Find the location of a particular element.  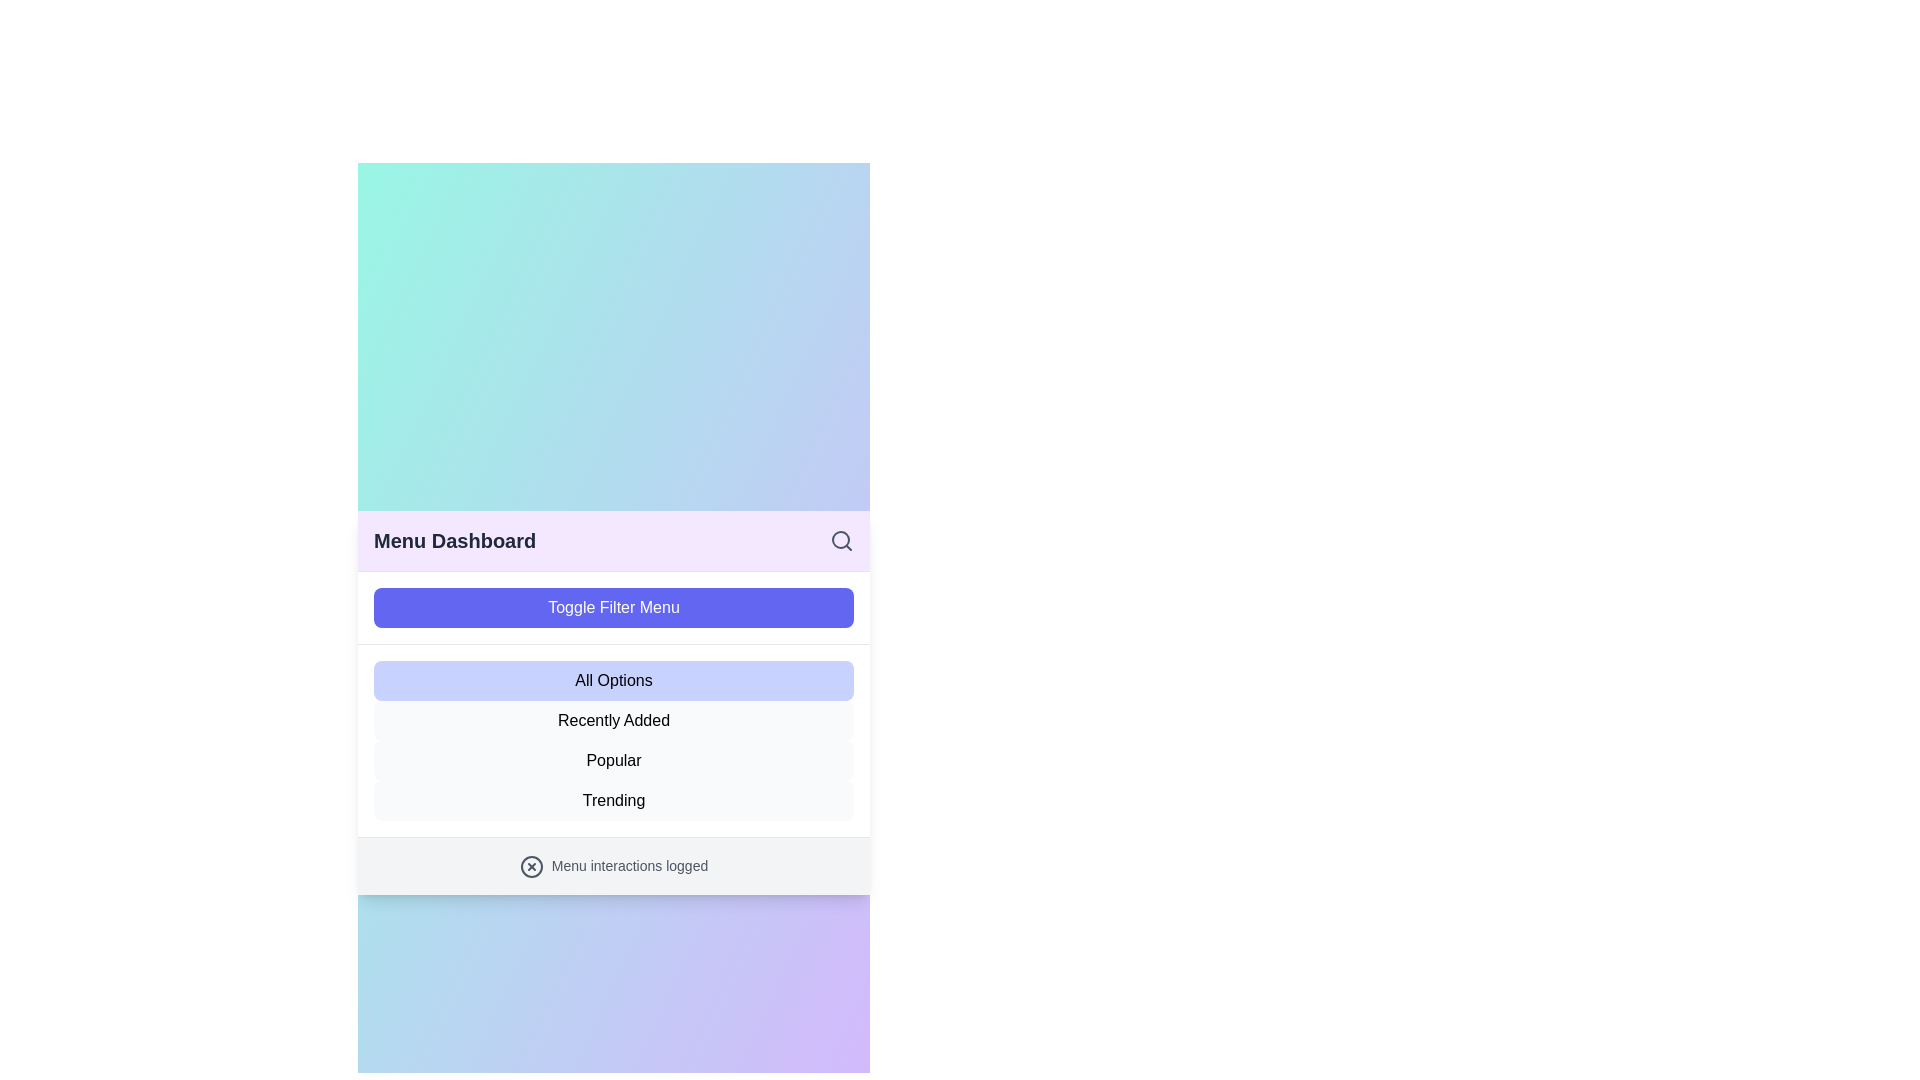

the menu option Popular from the list is located at coordinates (613, 761).